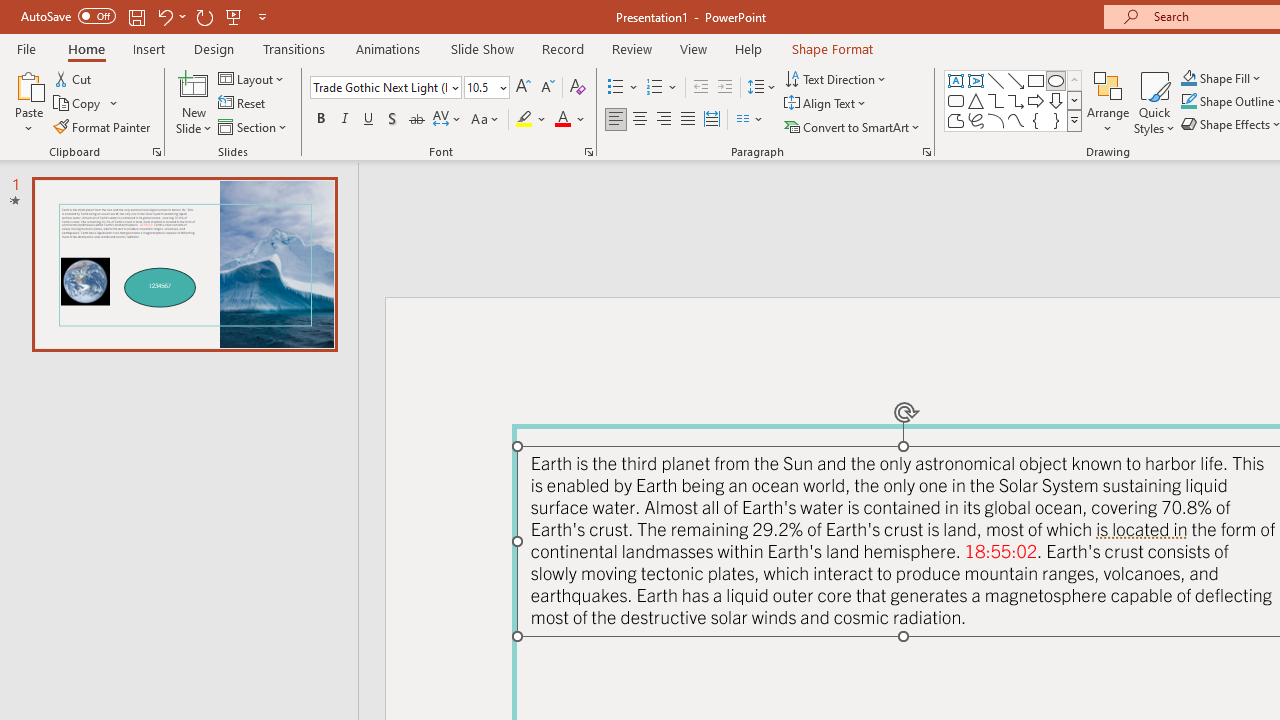 The height and width of the screenshot is (720, 1280). Describe the element at coordinates (78, 103) in the screenshot. I see `'Copy'` at that location.